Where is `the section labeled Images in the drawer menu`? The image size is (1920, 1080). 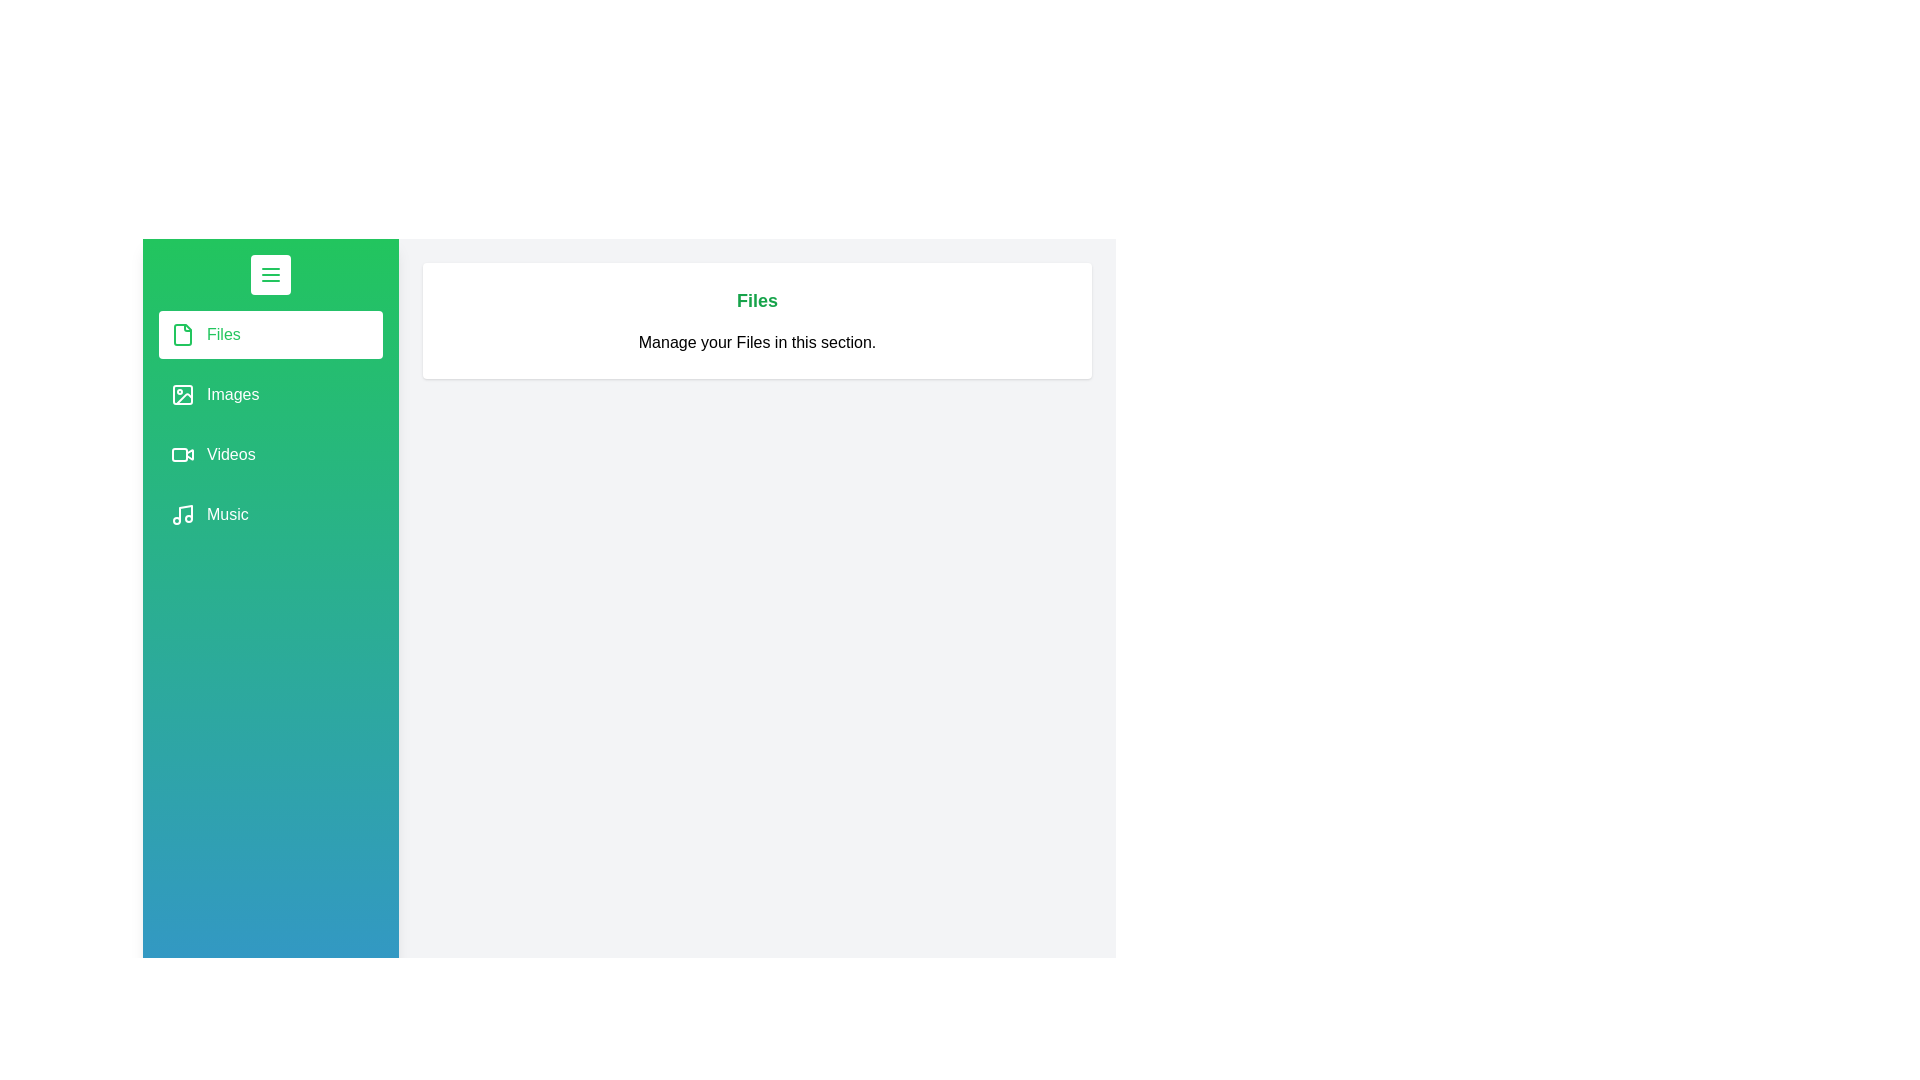
the section labeled Images in the drawer menu is located at coordinates (269, 394).